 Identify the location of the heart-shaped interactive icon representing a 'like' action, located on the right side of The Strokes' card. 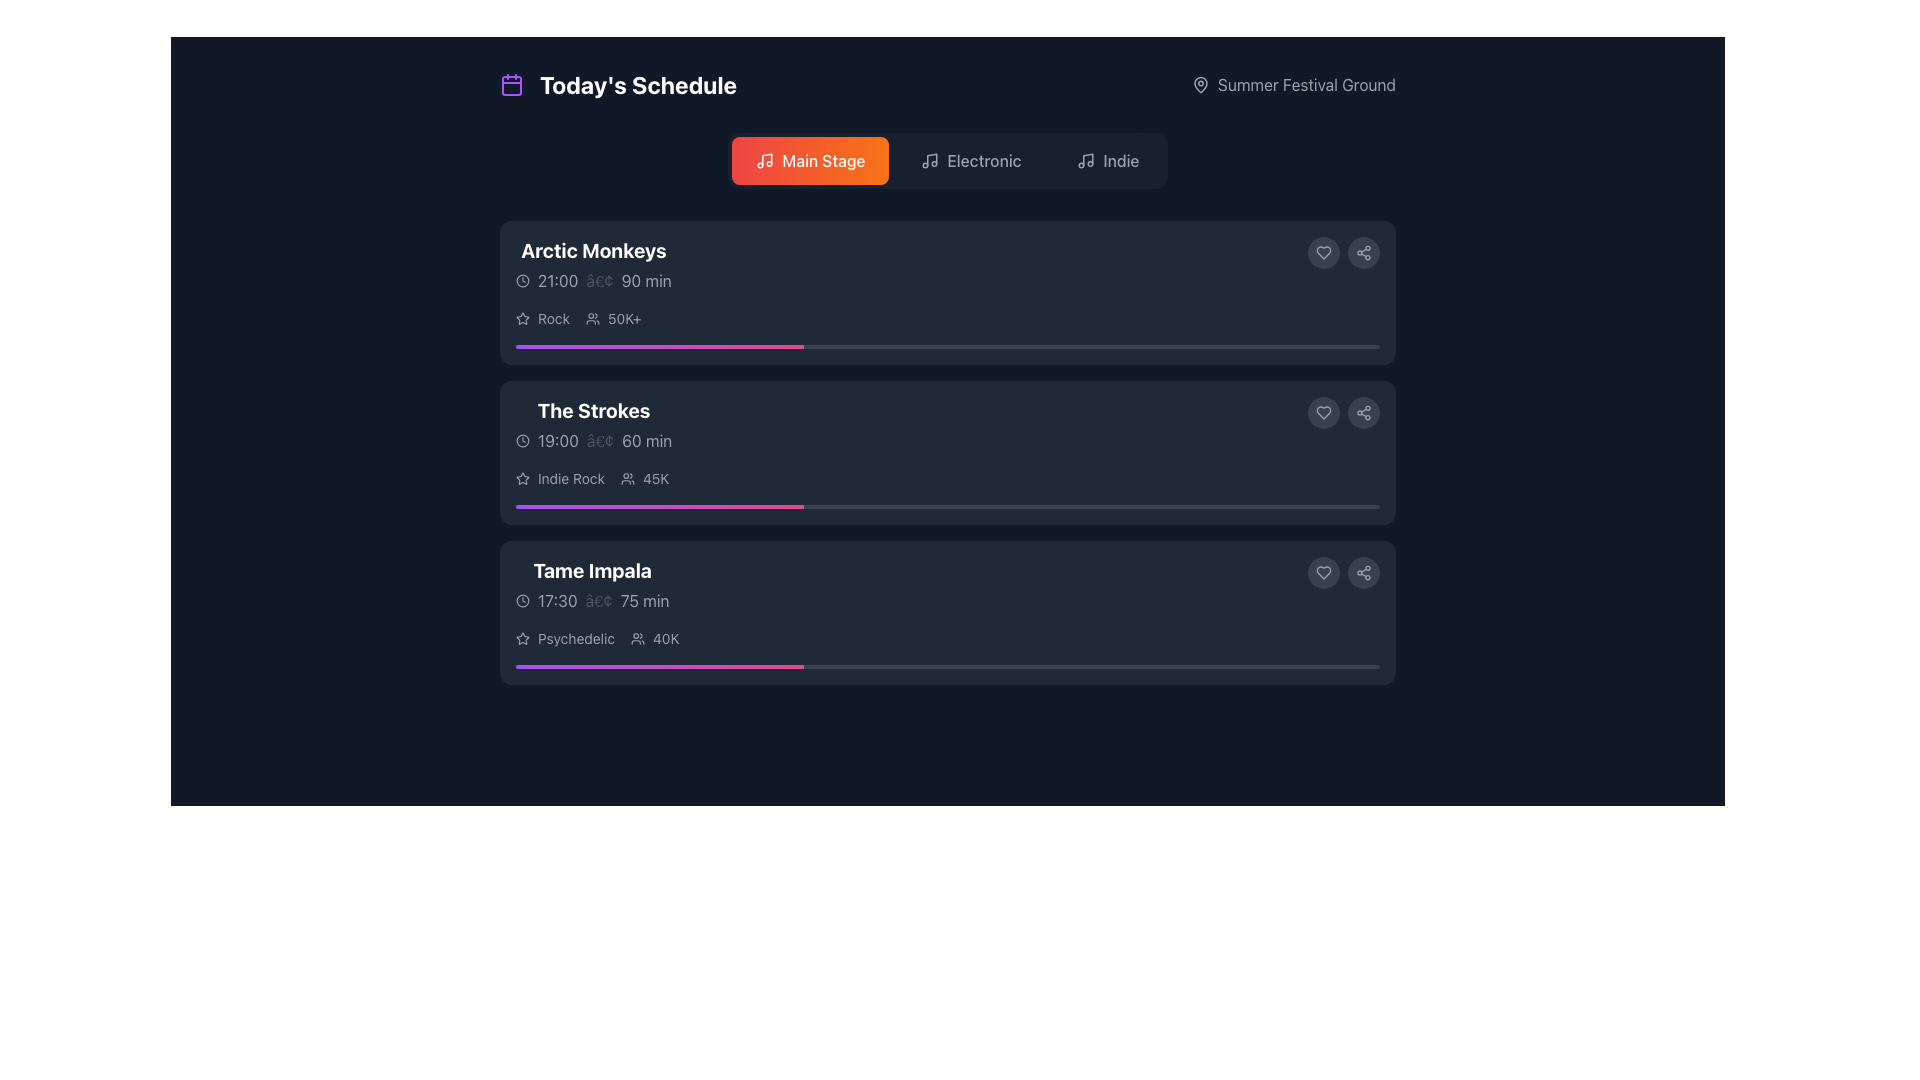
(1324, 411).